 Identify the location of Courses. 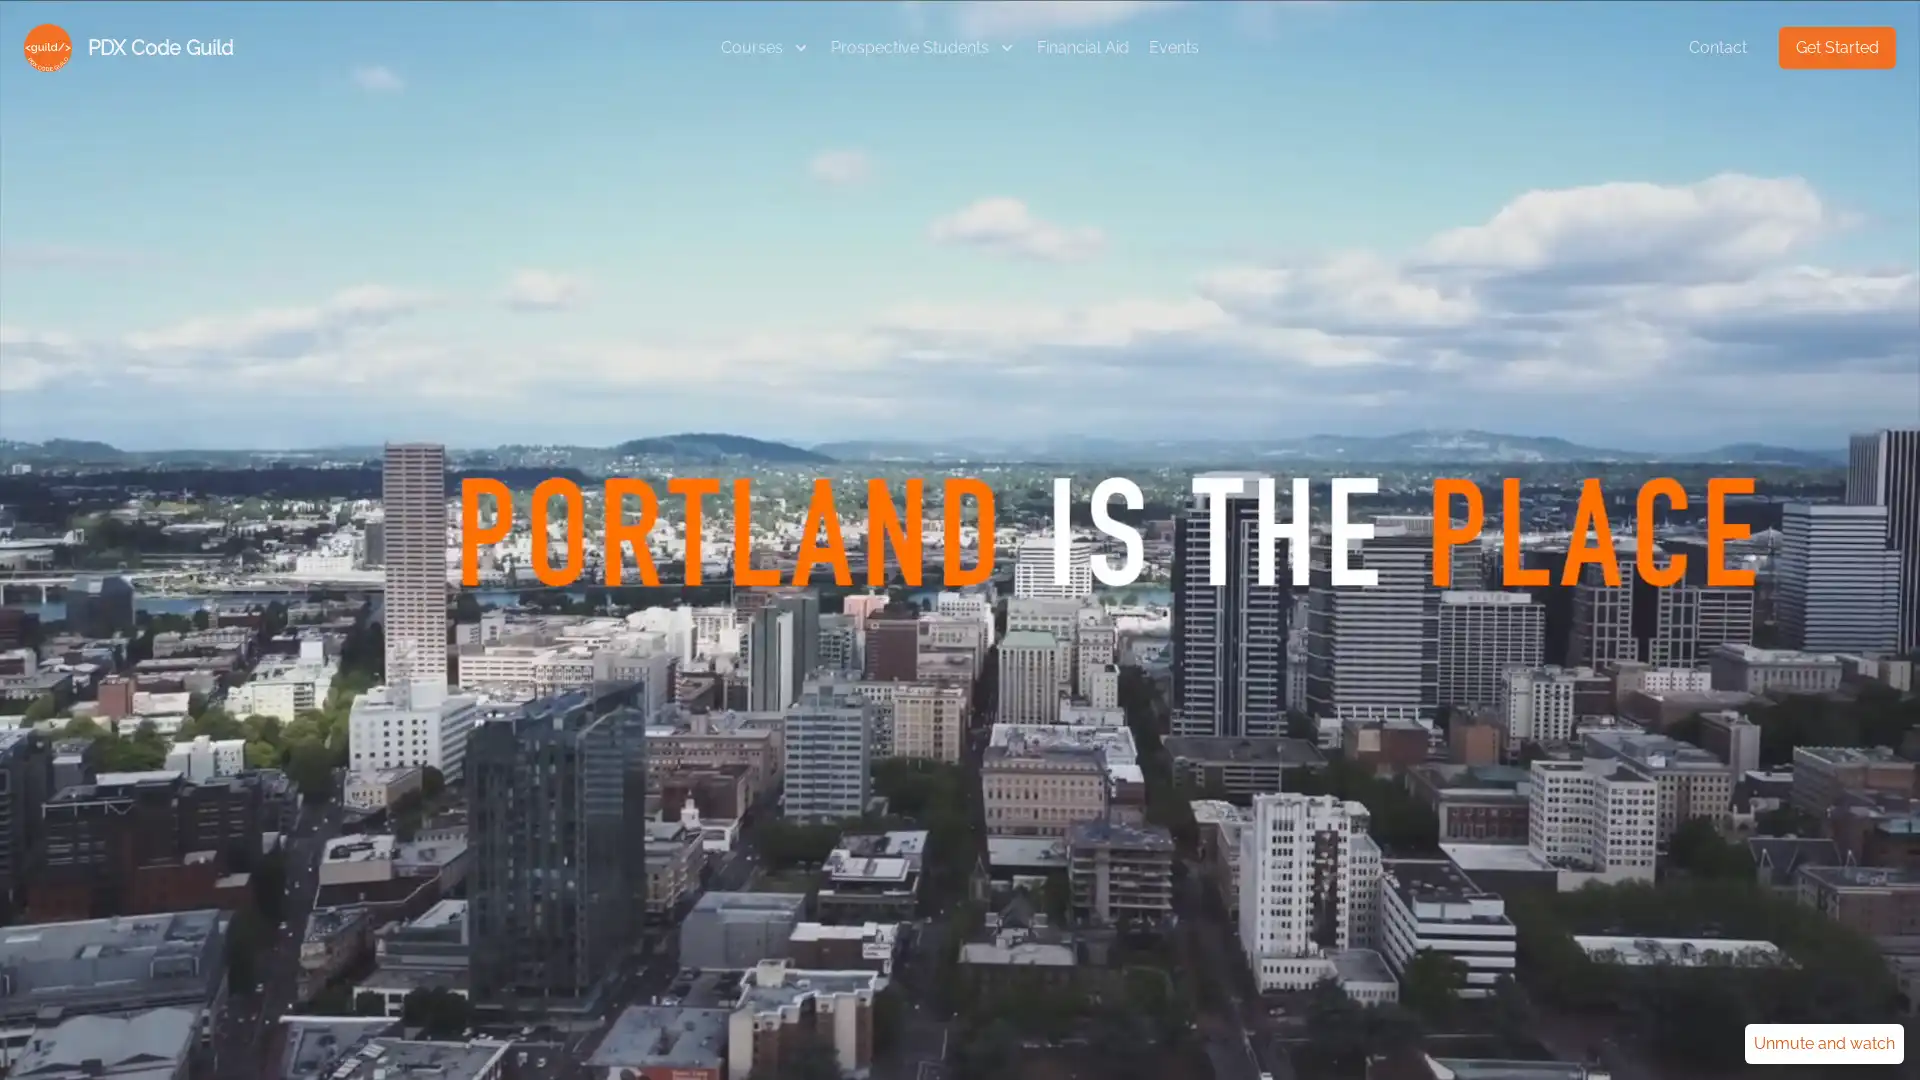
(765, 46).